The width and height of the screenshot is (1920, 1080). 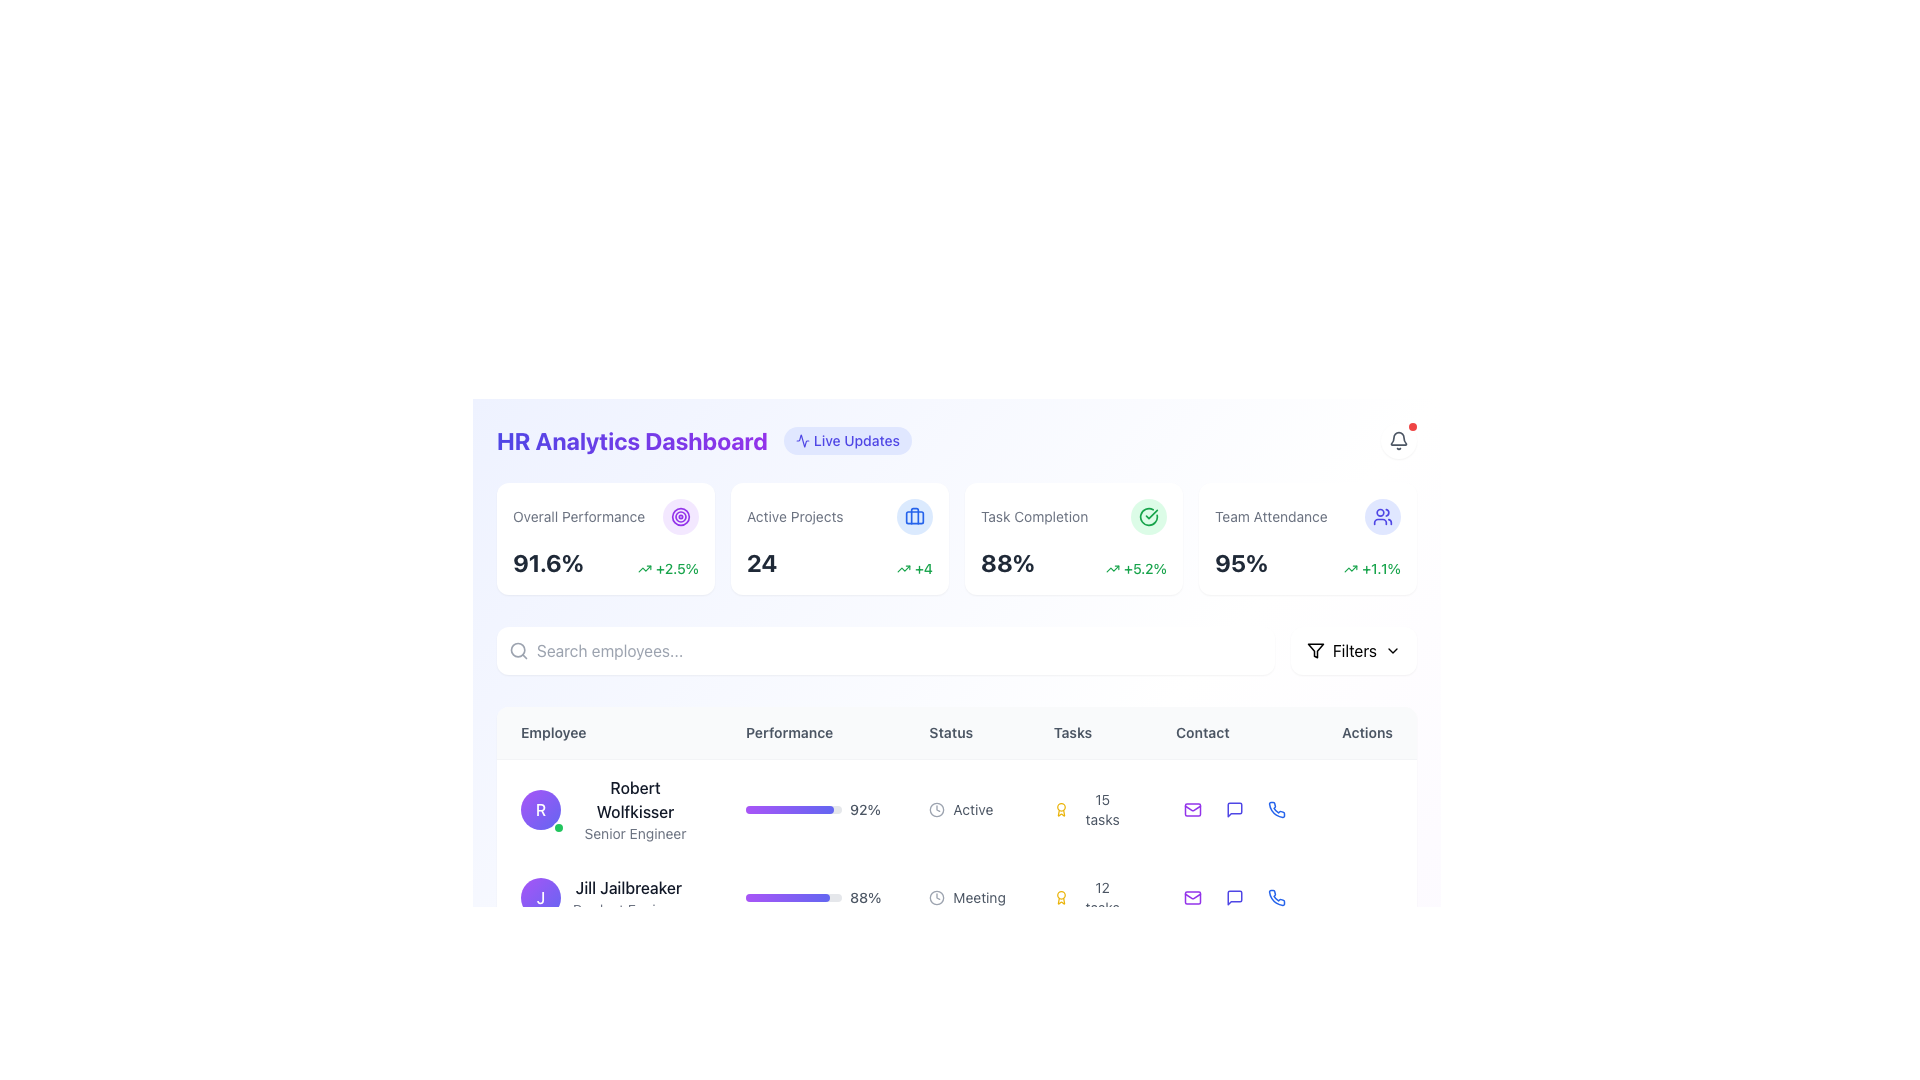 What do you see at coordinates (1234, 810) in the screenshot?
I see `the chat icon button, which is a speech bubble outlined in indigo color, located in the 'Contact' column of Robert Wolfkisser's row in the HR Analytics Dashboard` at bounding box center [1234, 810].